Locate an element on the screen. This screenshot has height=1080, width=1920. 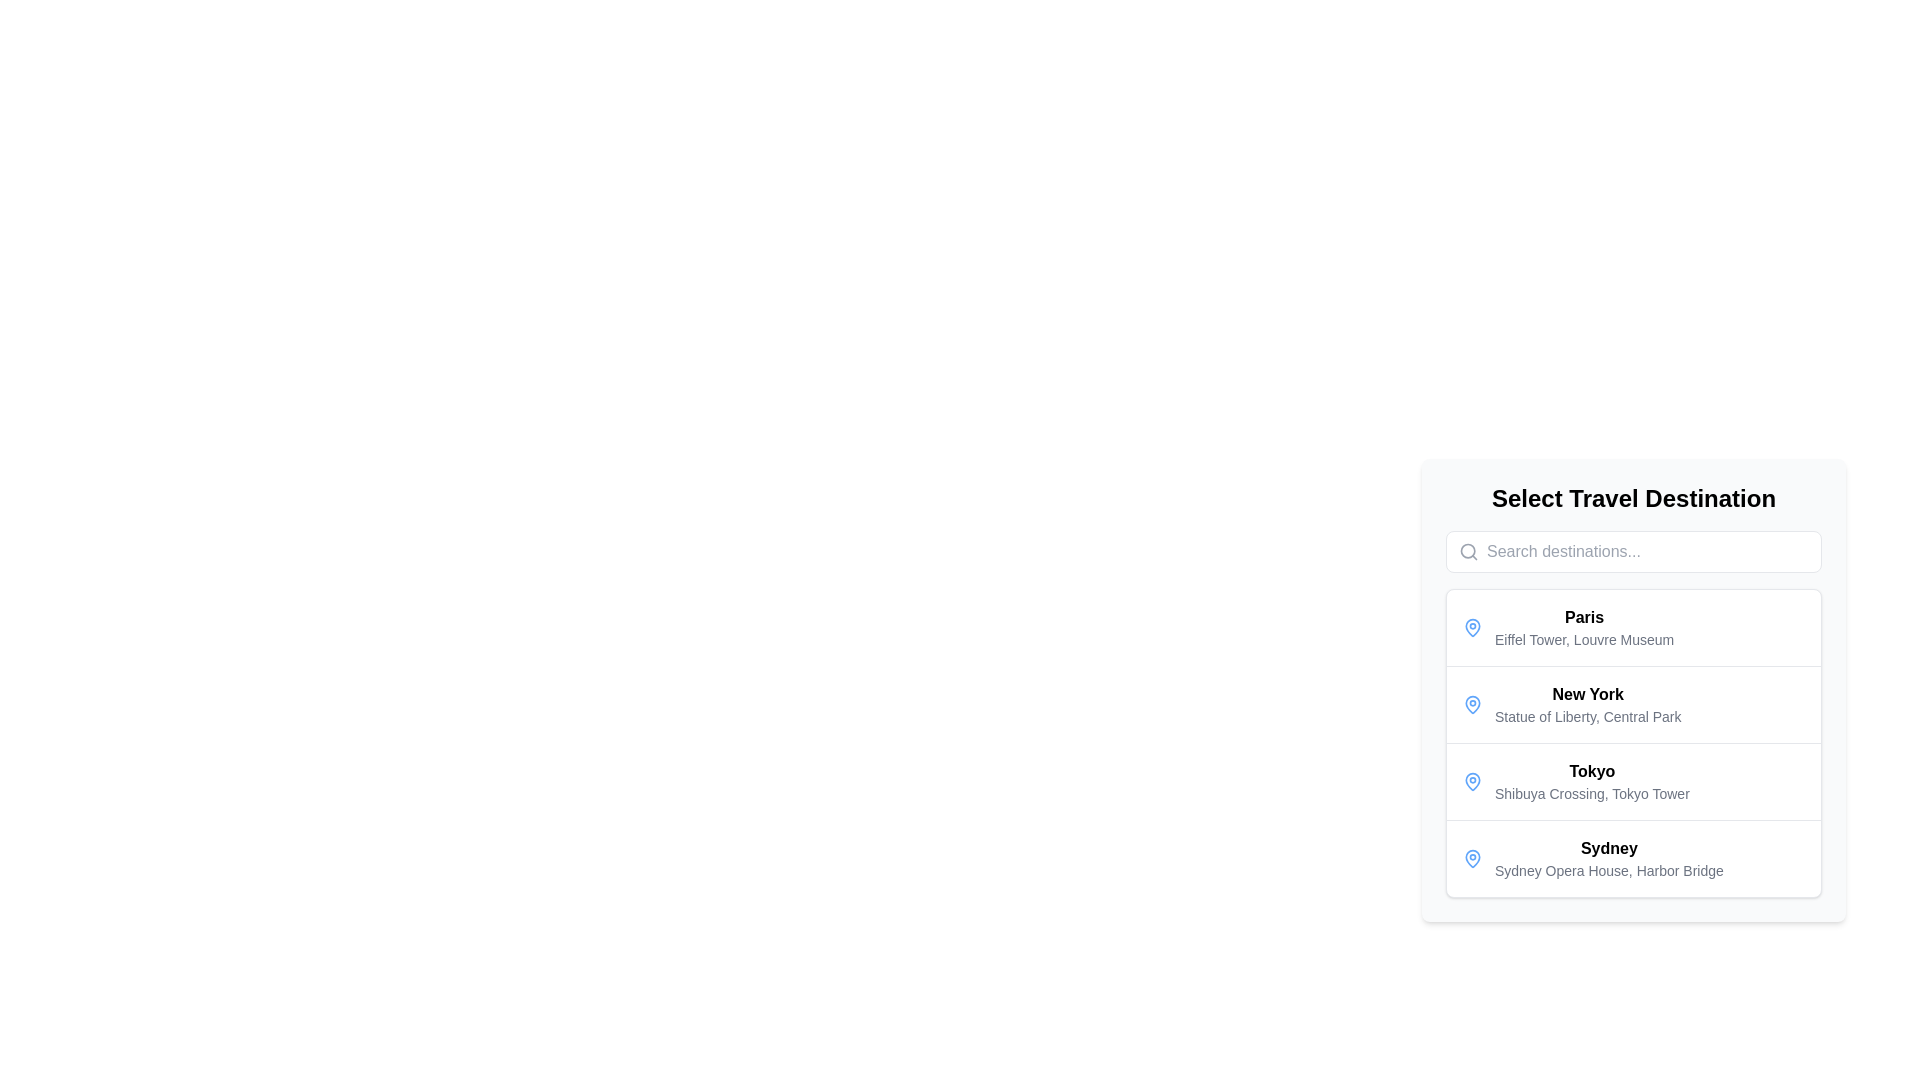
text label that displays 'Statue of Liberty, Central Park', which is styled in a smaller gray font and located beneath the bold text 'New York' within the travel destination selector is located at coordinates (1587, 716).